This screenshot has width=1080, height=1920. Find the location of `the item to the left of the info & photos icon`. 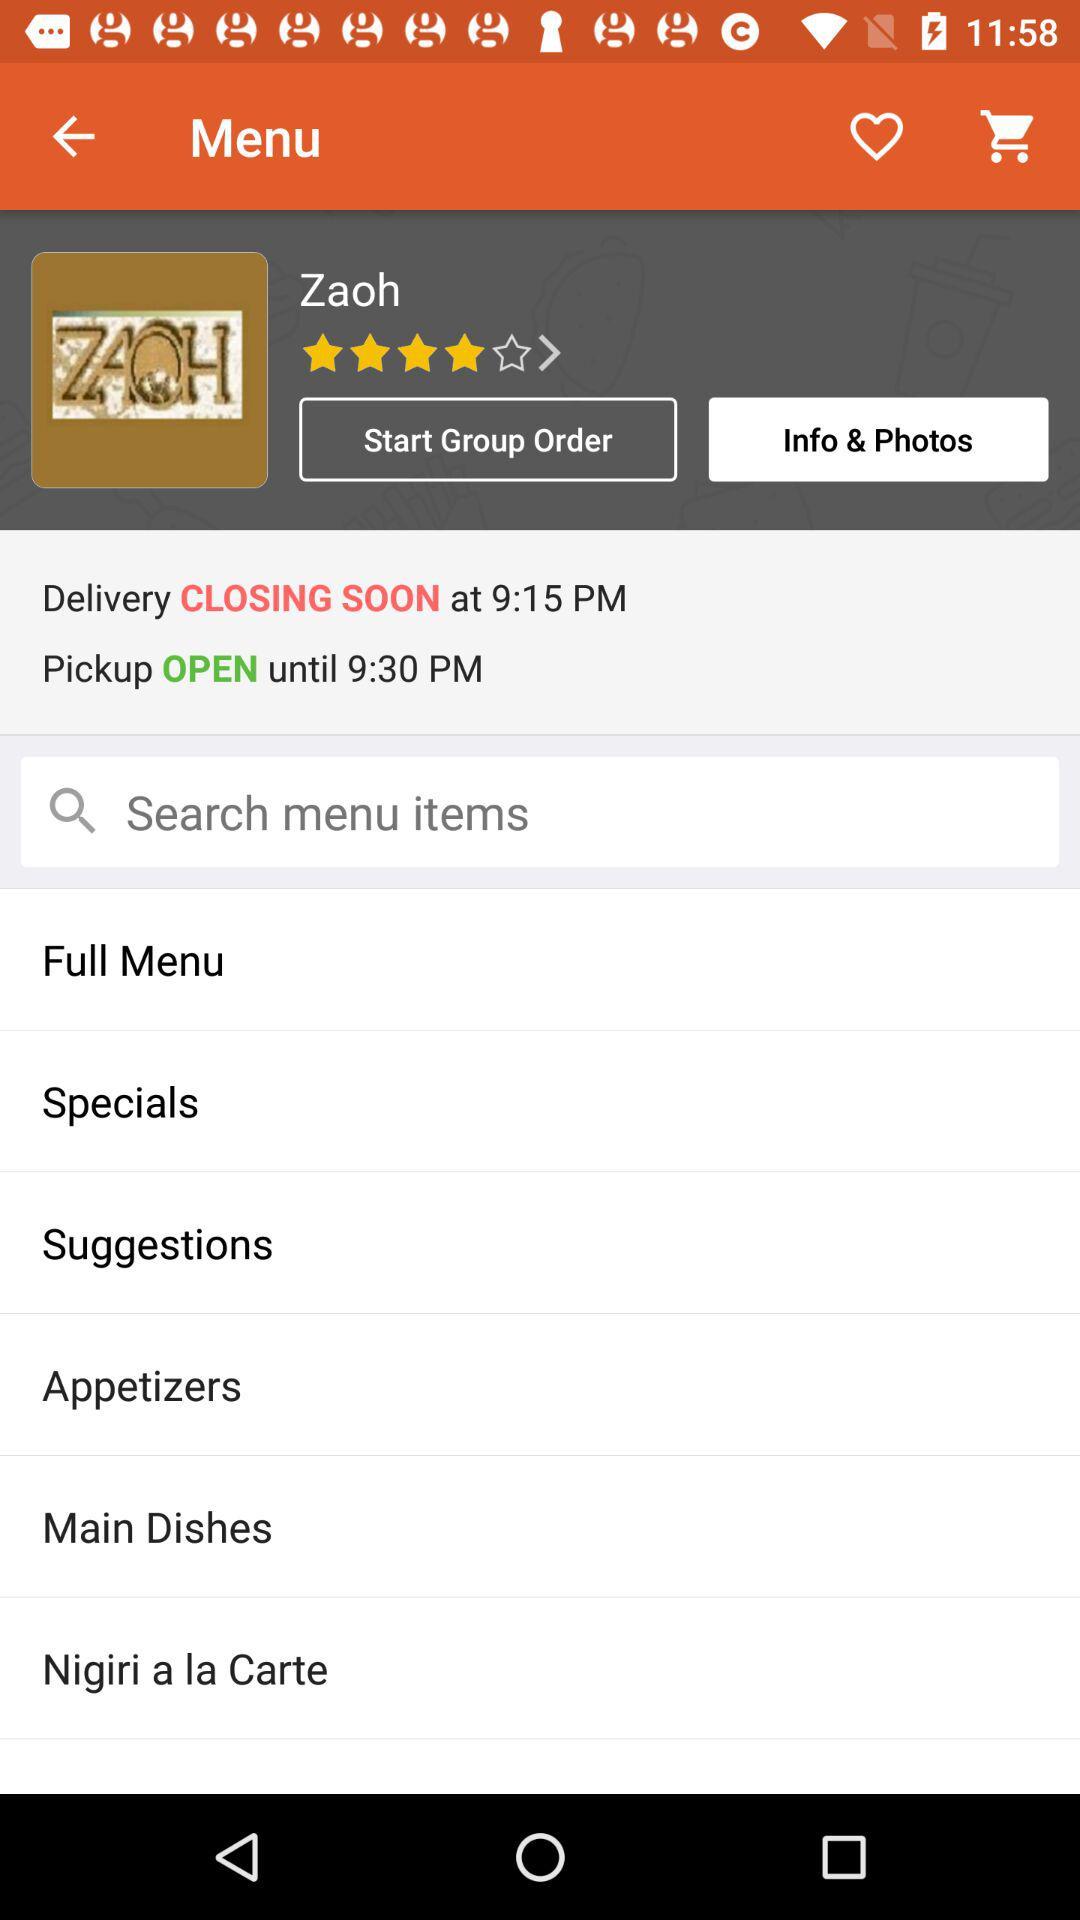

the item to the left of the info & photos icon is located at coordinates (488, 438).